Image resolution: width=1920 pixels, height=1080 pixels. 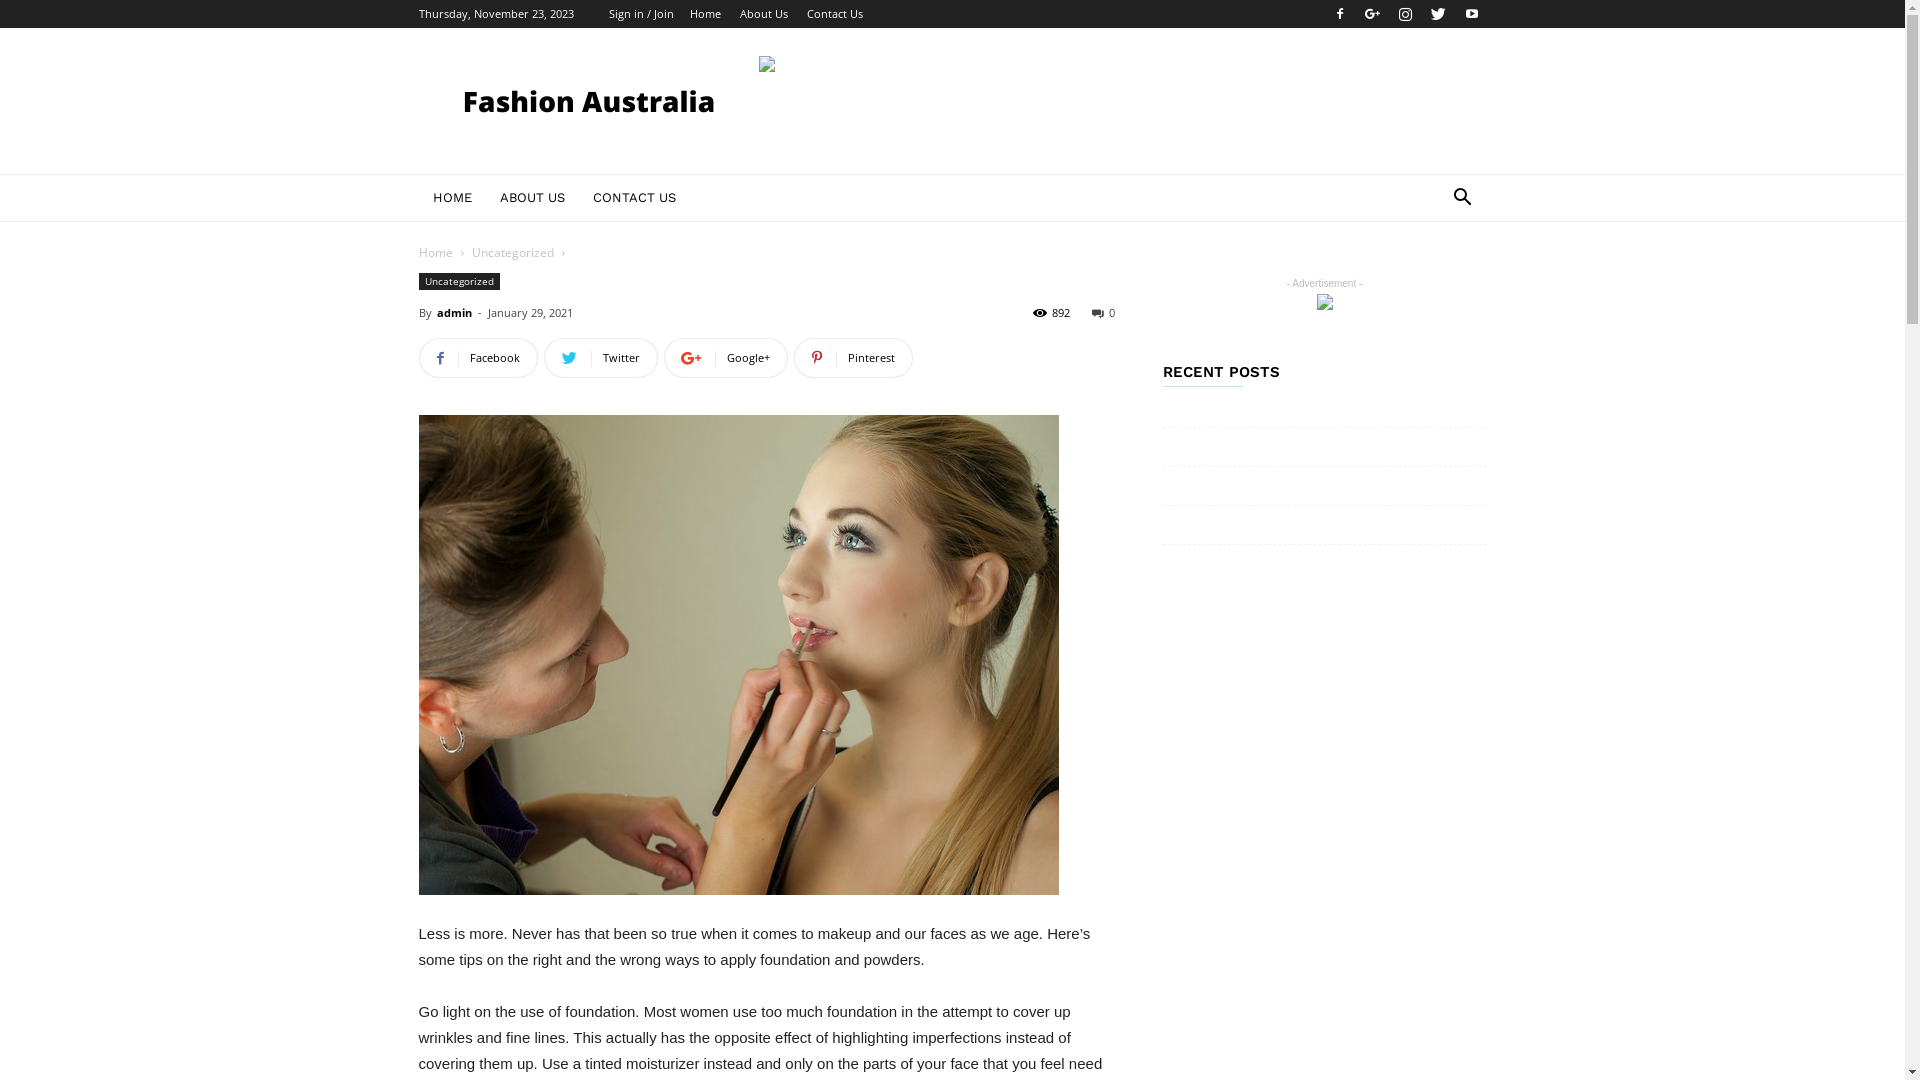 What do you see at coordinates (1090, 312) in the screenshot?
I see `'0'` at bounding box center [1090, 312].